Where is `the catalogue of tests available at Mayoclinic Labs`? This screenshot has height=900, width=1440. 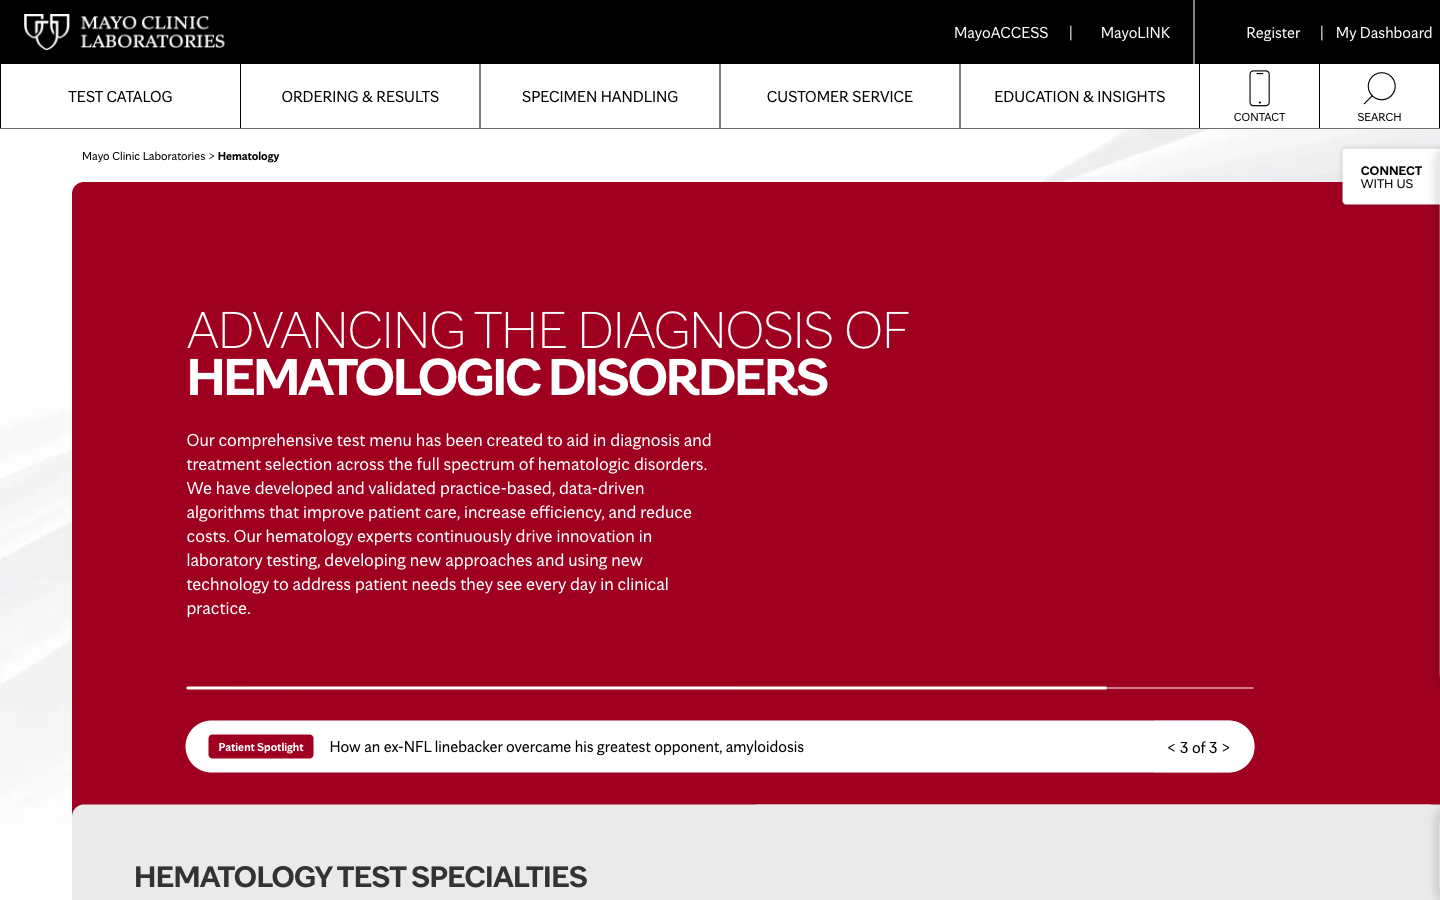 the catalogue of tests available at Mayoclinic Labs is located at coordinates (120, 95).